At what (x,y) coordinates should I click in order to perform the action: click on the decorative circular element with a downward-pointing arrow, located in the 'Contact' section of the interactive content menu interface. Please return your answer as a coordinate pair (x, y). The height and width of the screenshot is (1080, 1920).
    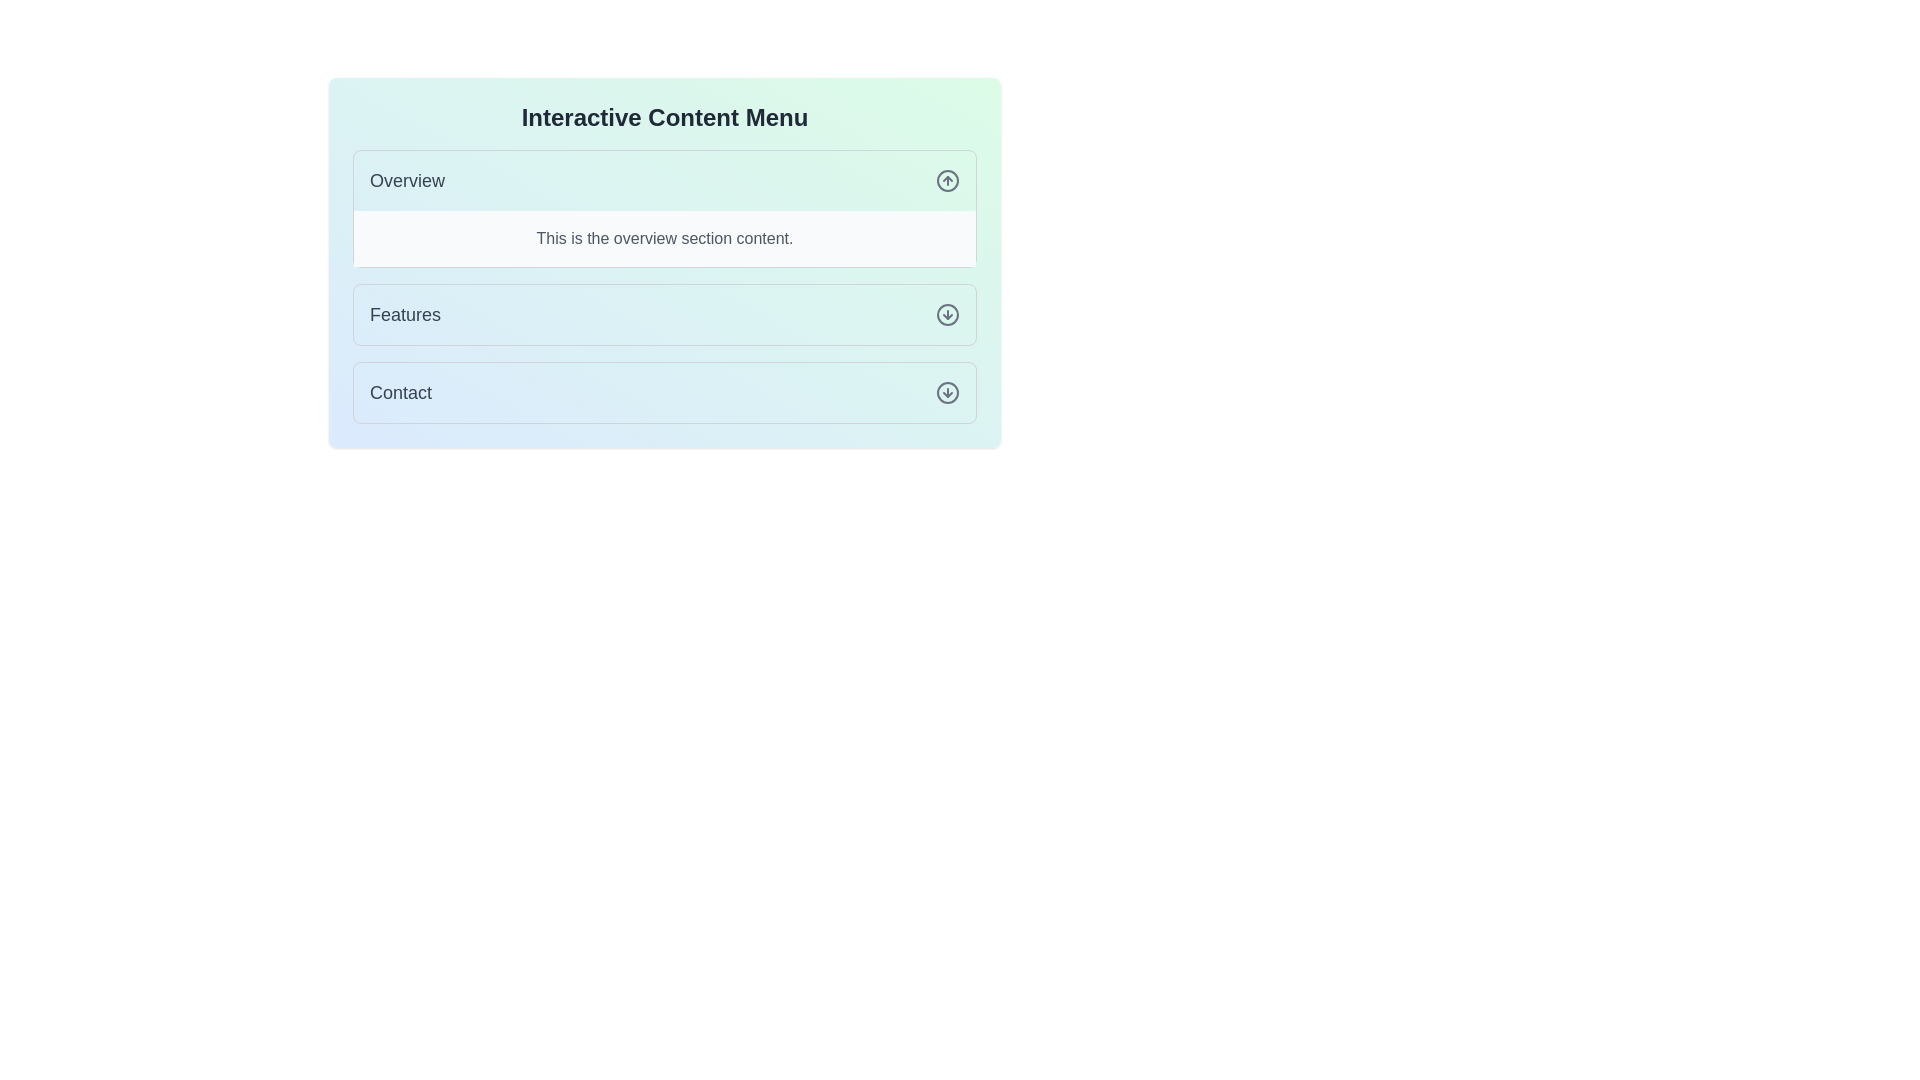
    Looking at the image, I should click on (947, 393).